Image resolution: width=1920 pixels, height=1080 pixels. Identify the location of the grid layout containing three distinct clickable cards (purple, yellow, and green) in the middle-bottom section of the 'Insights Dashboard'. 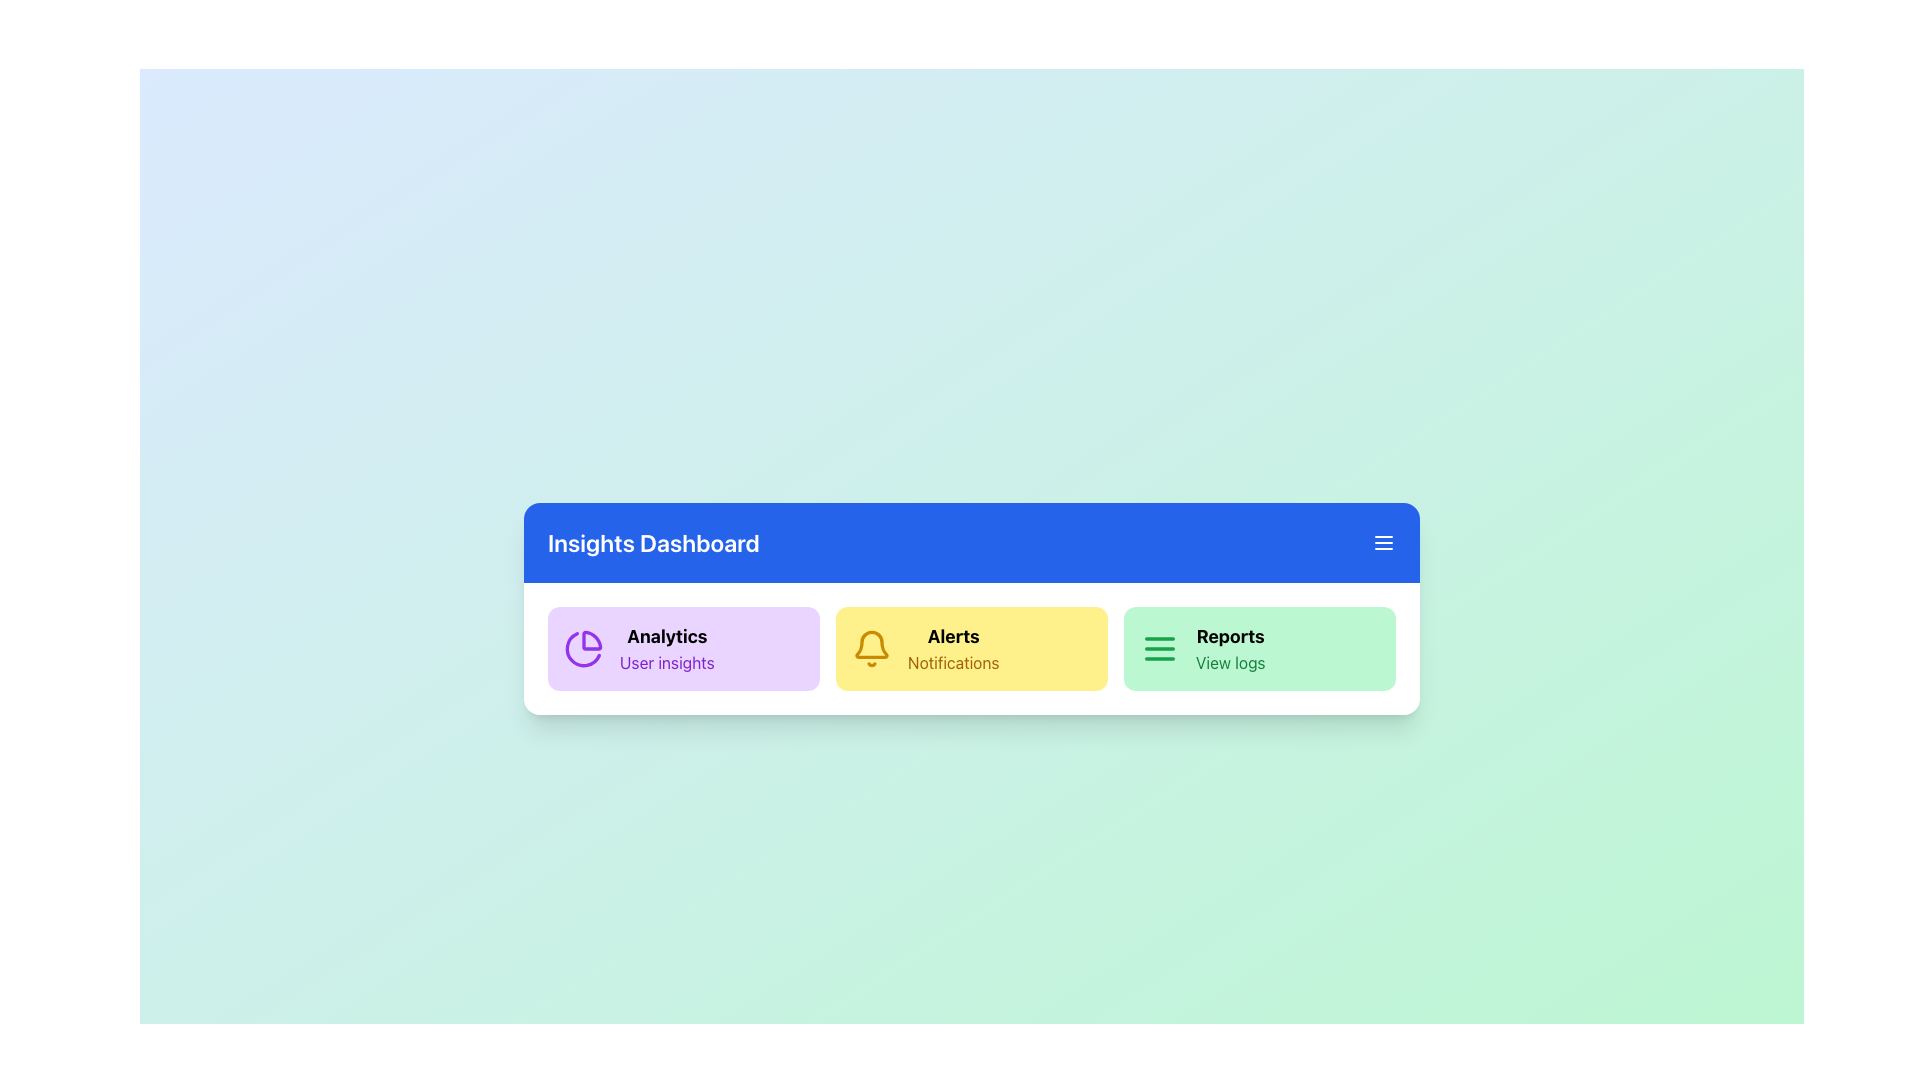
(971, 648).